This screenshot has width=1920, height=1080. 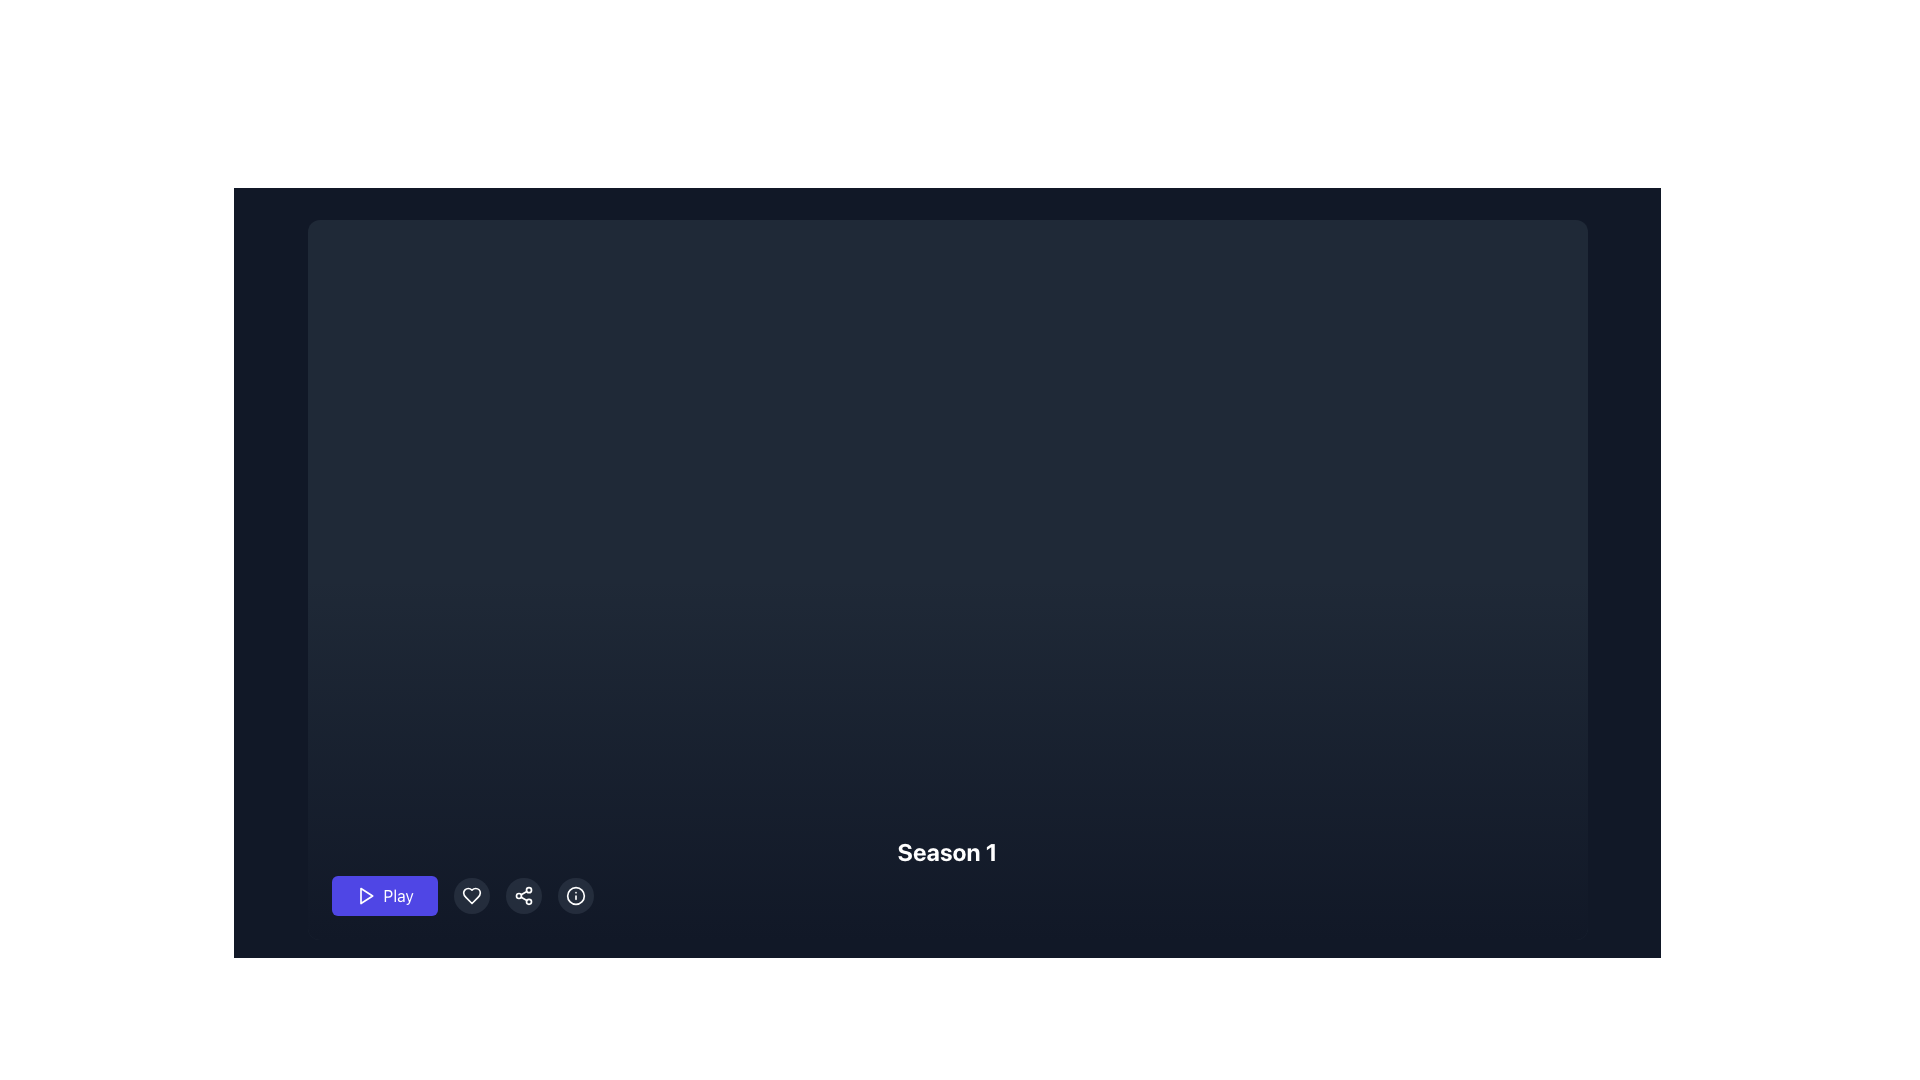 What do you see at coordinates (470, 894) in the screenshot?
I see `the heart-shaped icon button, located towards the bottom center of the interface` at bounding box center [470, 894].